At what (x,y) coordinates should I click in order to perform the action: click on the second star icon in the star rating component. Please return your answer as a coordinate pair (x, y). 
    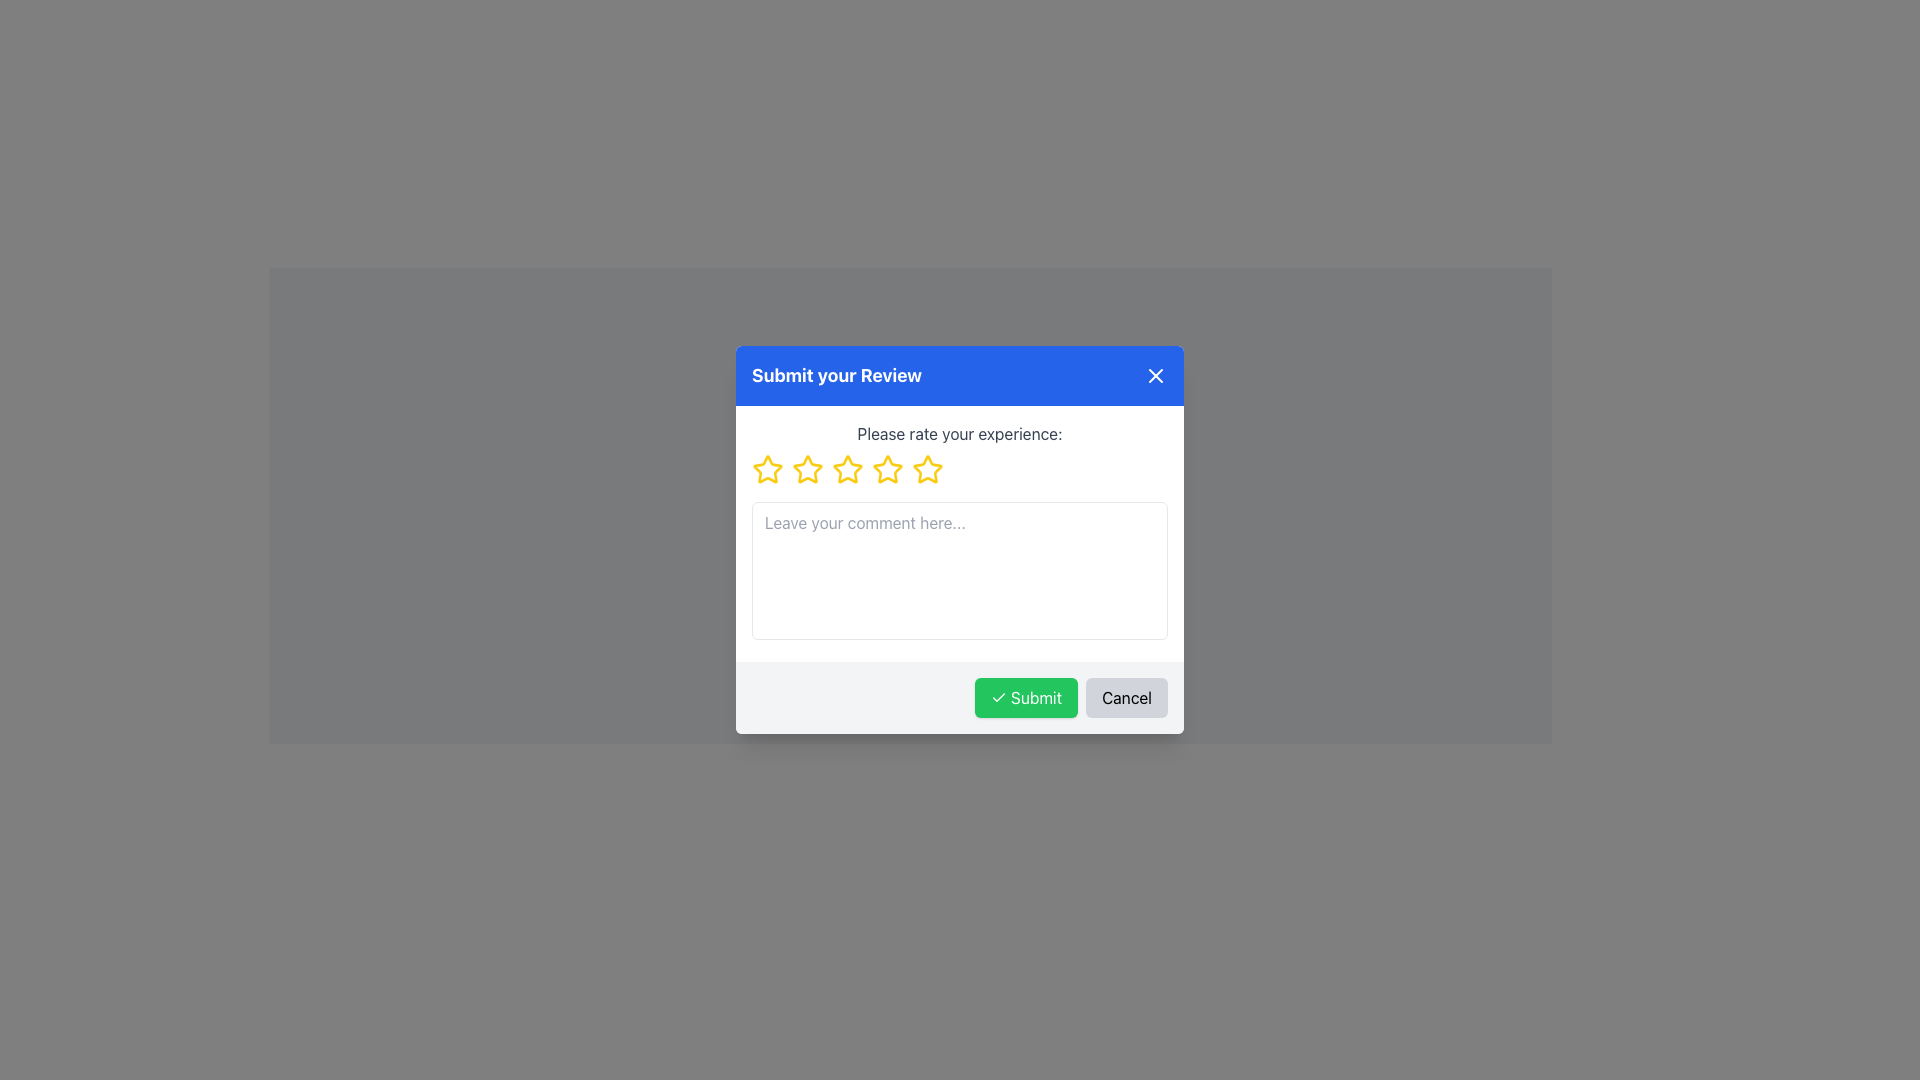
    Looking at the image, I should click on (807, 469).